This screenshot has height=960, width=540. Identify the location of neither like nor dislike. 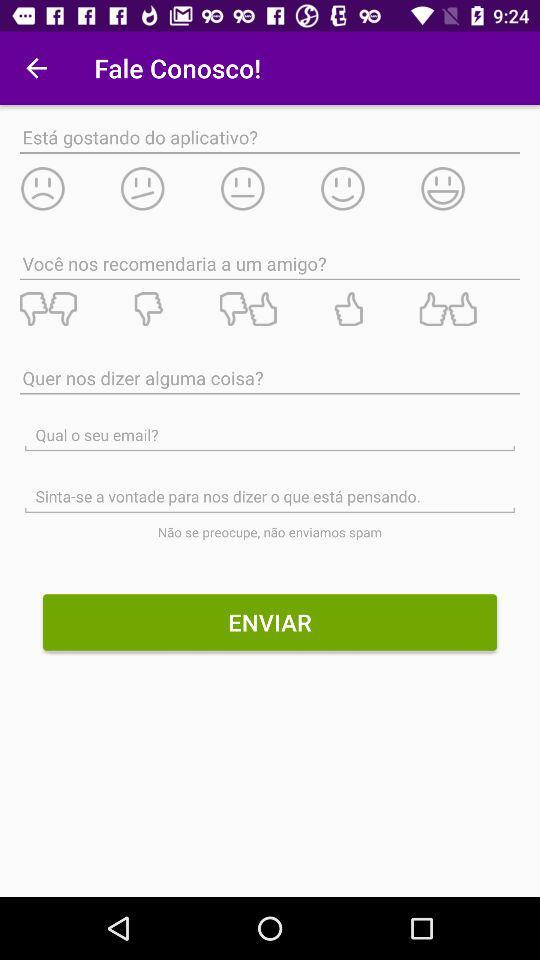
(269, 309).